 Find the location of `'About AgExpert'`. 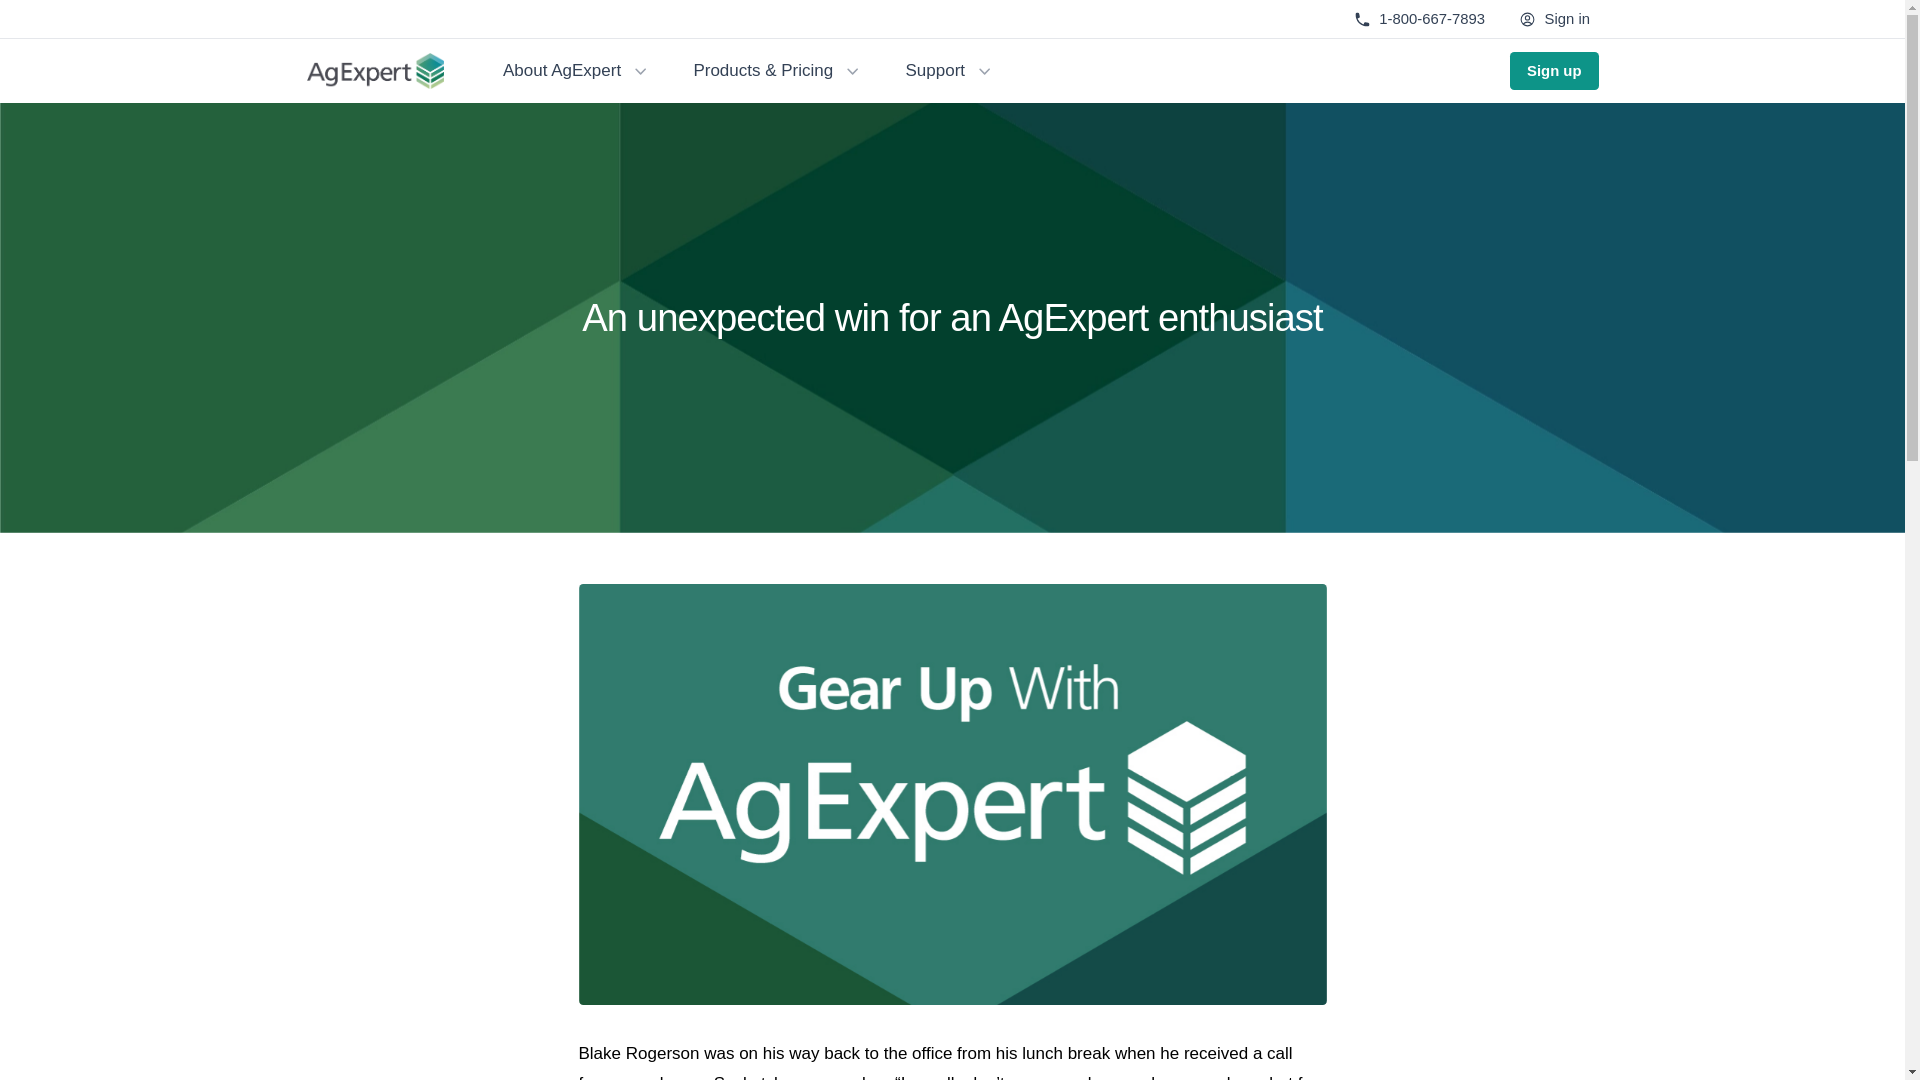

'About AgExpert' is located at coordinates (575, 69).